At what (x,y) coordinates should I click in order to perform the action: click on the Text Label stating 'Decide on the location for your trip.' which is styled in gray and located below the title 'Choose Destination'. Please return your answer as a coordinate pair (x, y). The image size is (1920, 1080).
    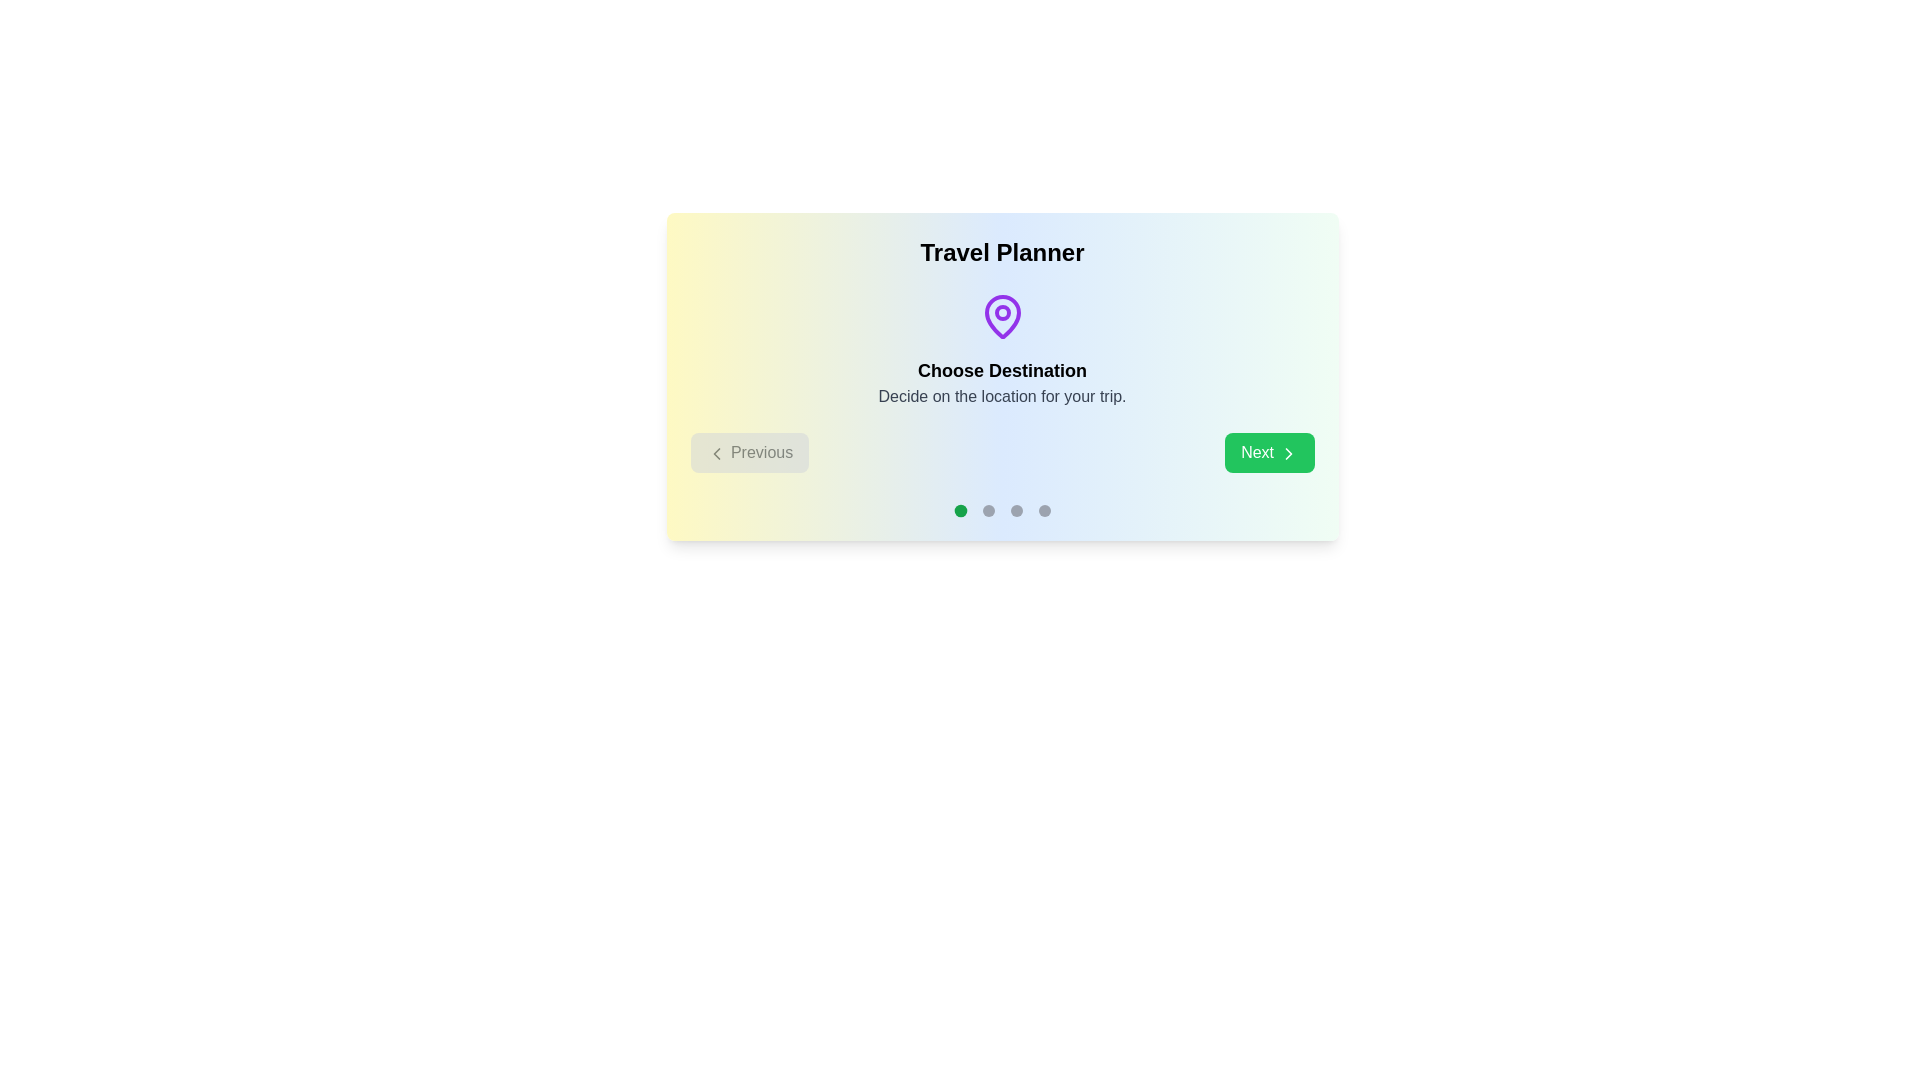
    Looking at the image, I should click on (1002, 397).